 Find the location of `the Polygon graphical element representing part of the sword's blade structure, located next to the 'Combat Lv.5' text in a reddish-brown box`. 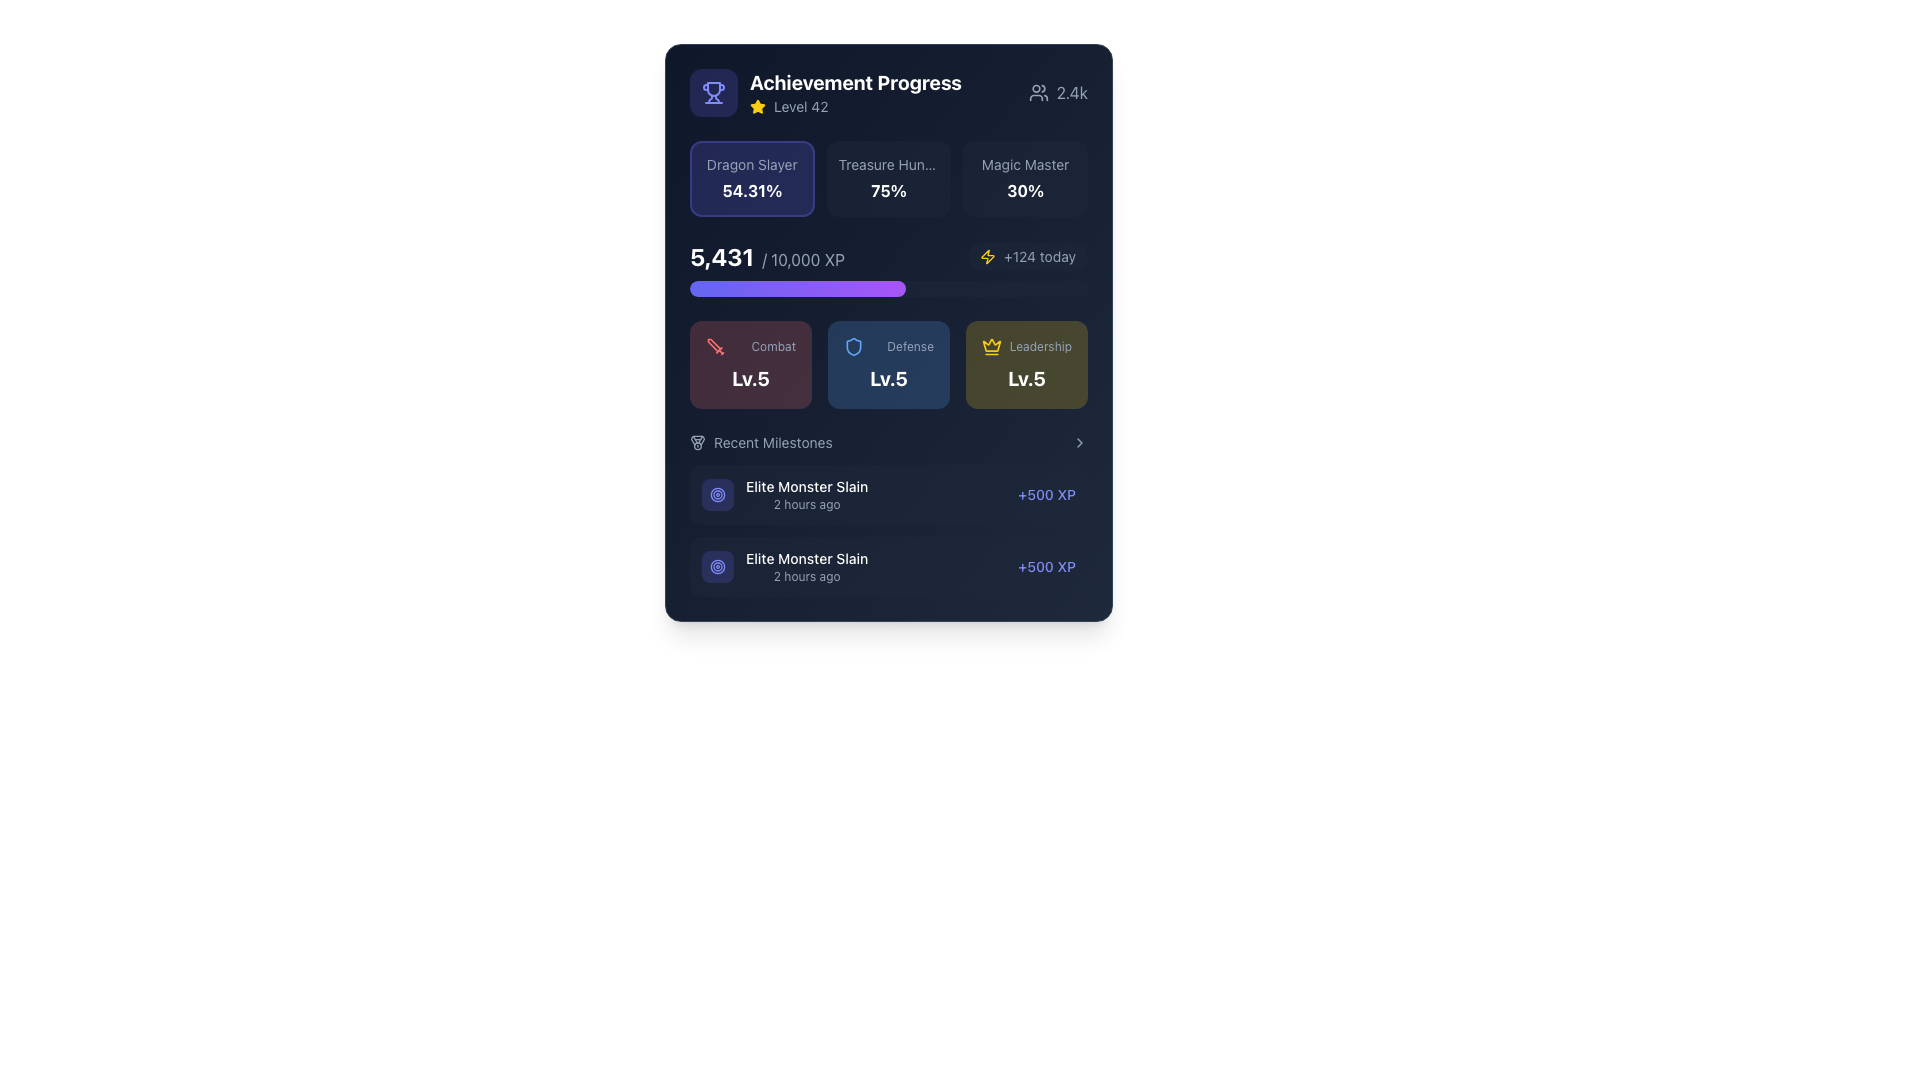

the Polygon graphical element representing part of the sword's blade structure, located next to the 'Combat Lv.5' text in a reddish-brown box is located at coordinates (714, 344).